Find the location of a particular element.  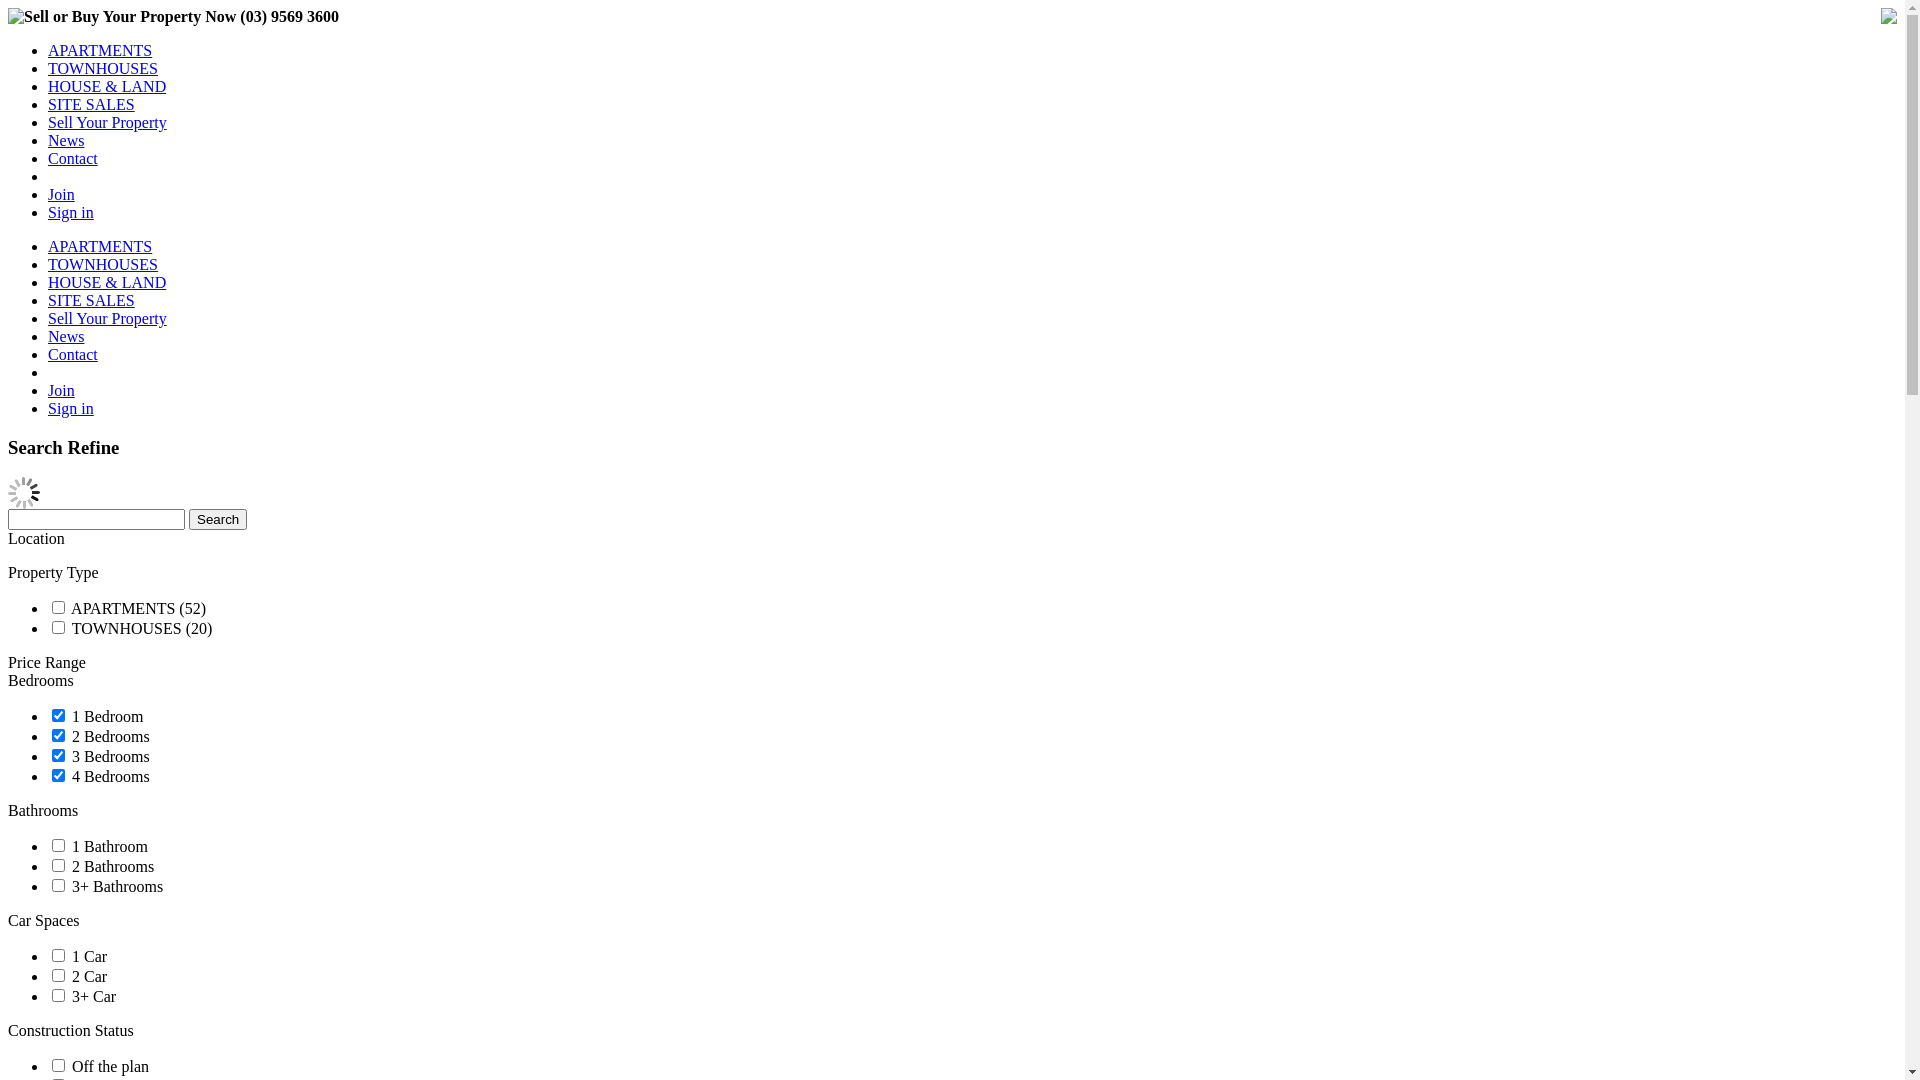

'TOWNHOUSES' is located at coordinates (101, 263).